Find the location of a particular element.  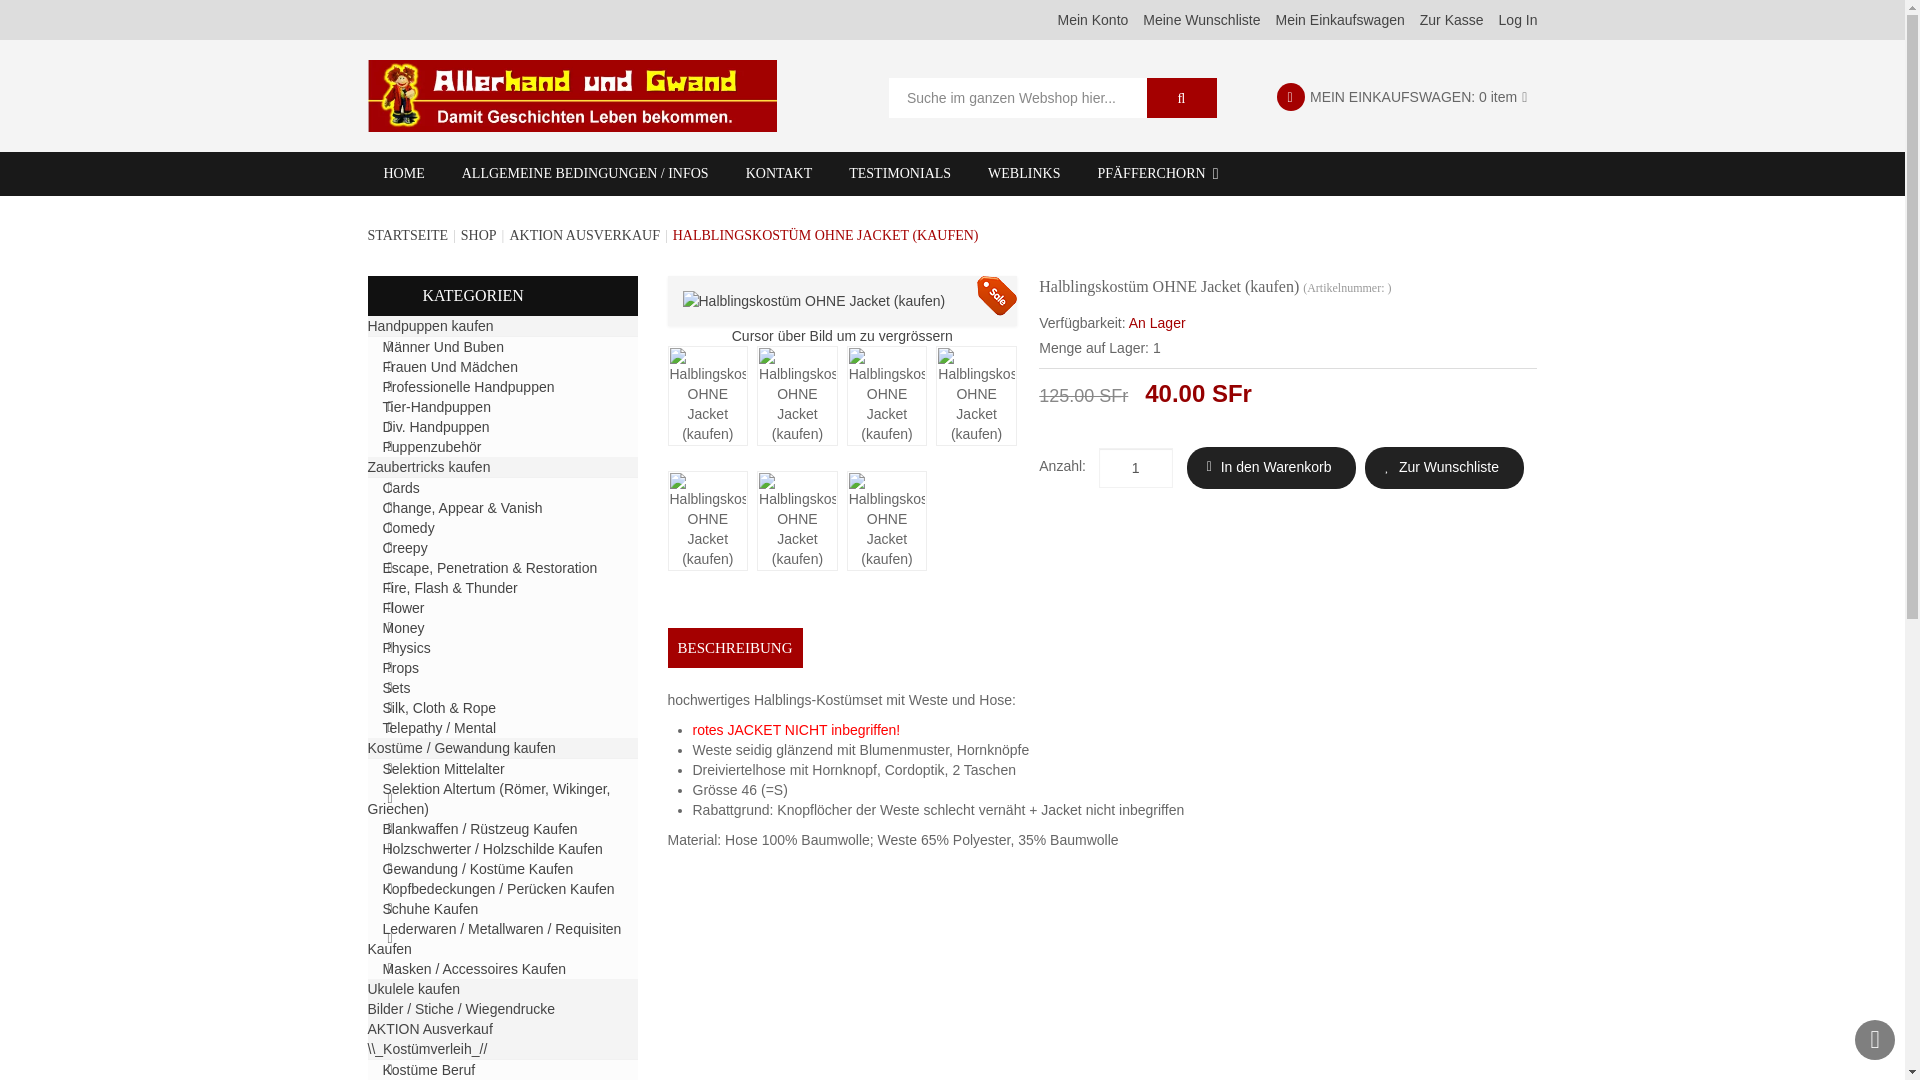

'BESCHREIBUNG' is located at coordinates (734, 648).